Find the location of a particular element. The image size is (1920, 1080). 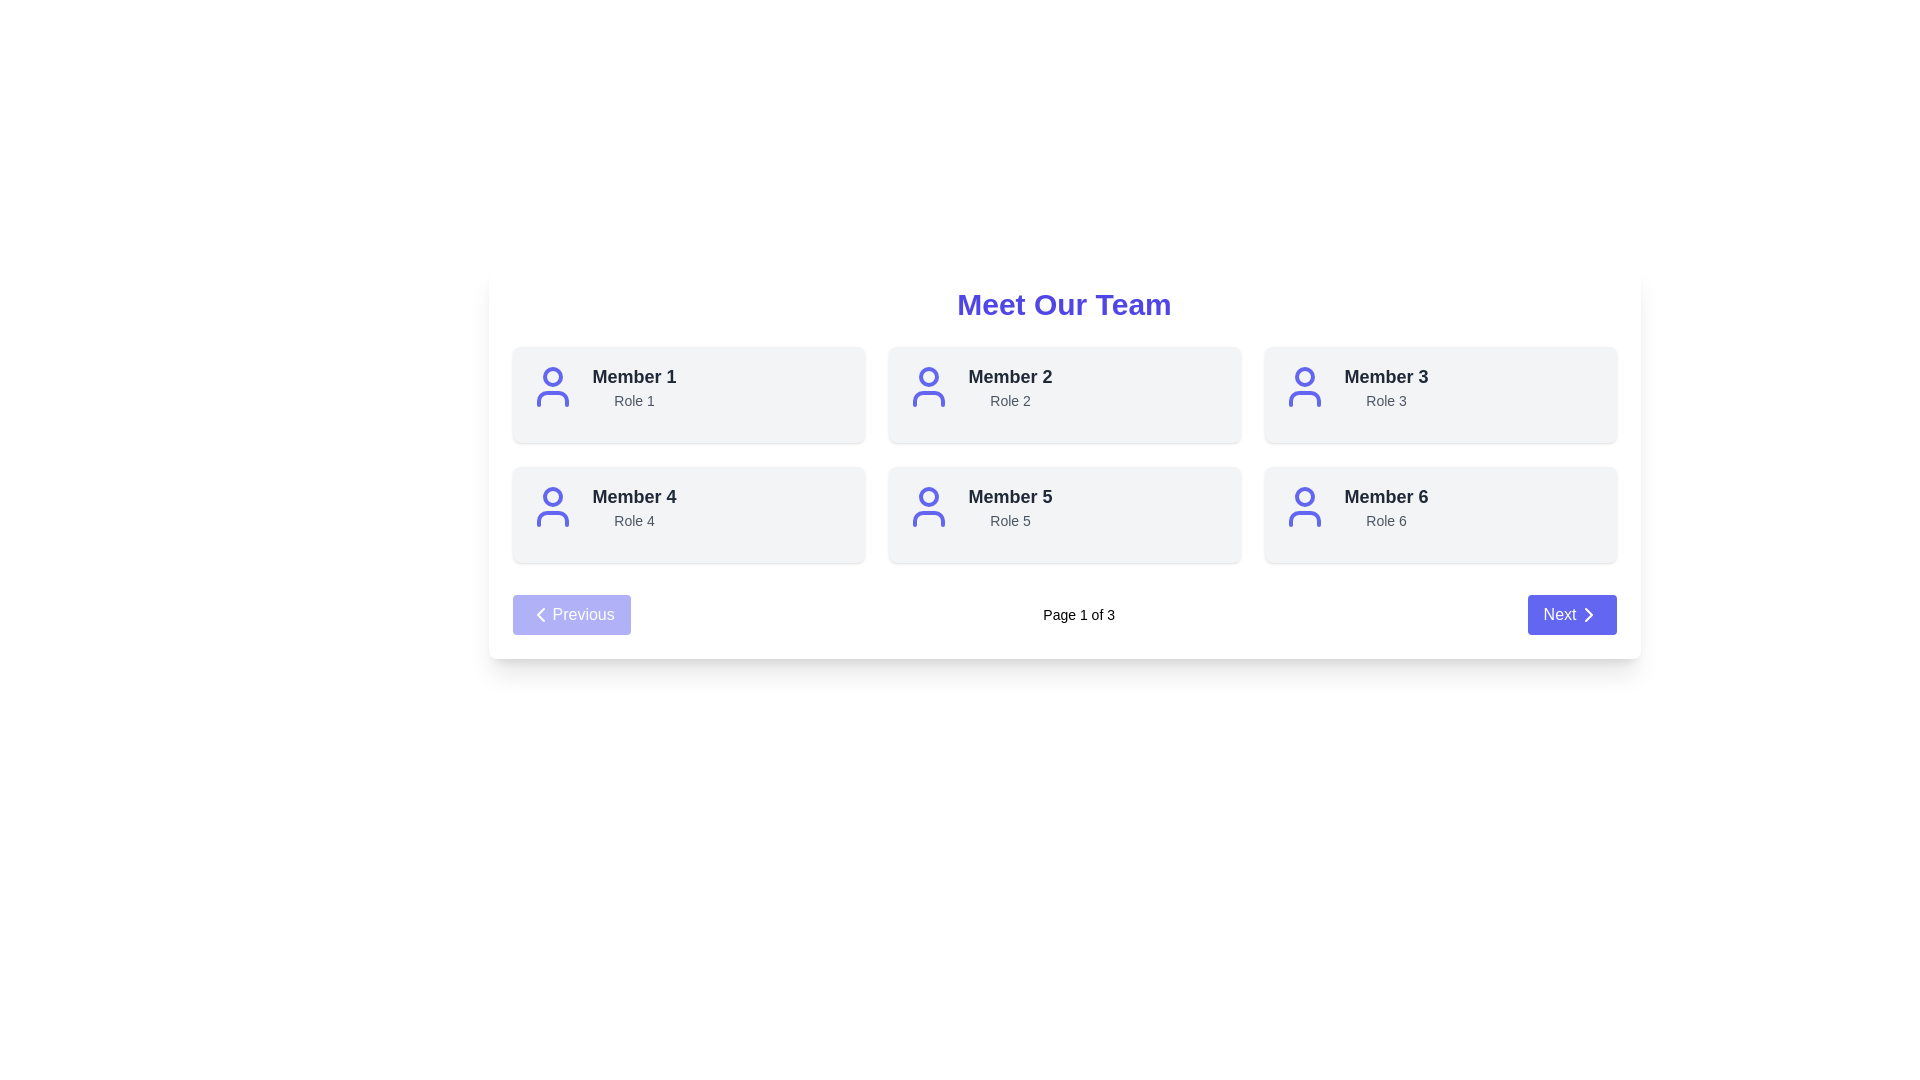

the static text label 'Role 1' which indicates the role of the associated member, positioned below 'Member 1' in the user card structure is located at coordinates (633, 401).